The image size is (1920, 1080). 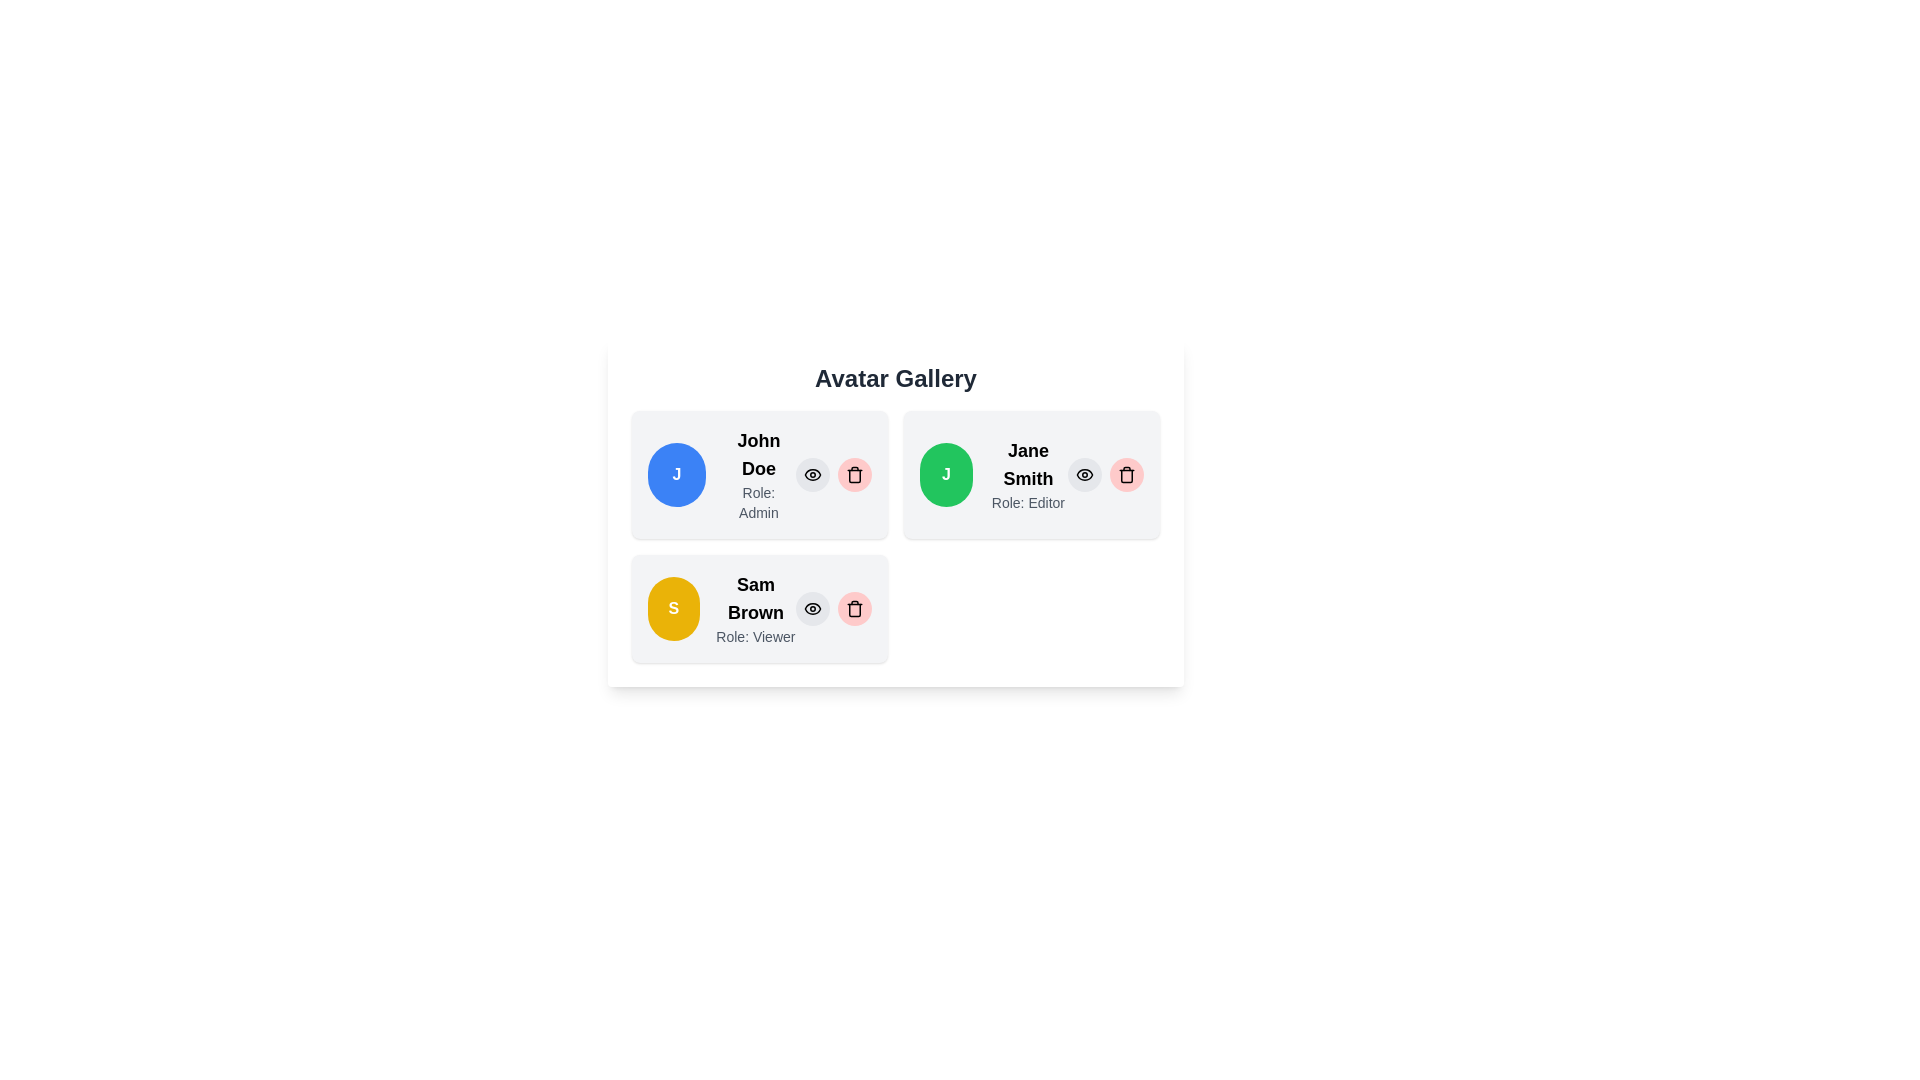 What do you see at coordinates (754, 597) in the screenshot?
I see `text from the text label displaying 'Sam Brown' in bold font style, located near the left-middle of a card layout just above the role 'Viewer'` at bounding box center [754, 597].